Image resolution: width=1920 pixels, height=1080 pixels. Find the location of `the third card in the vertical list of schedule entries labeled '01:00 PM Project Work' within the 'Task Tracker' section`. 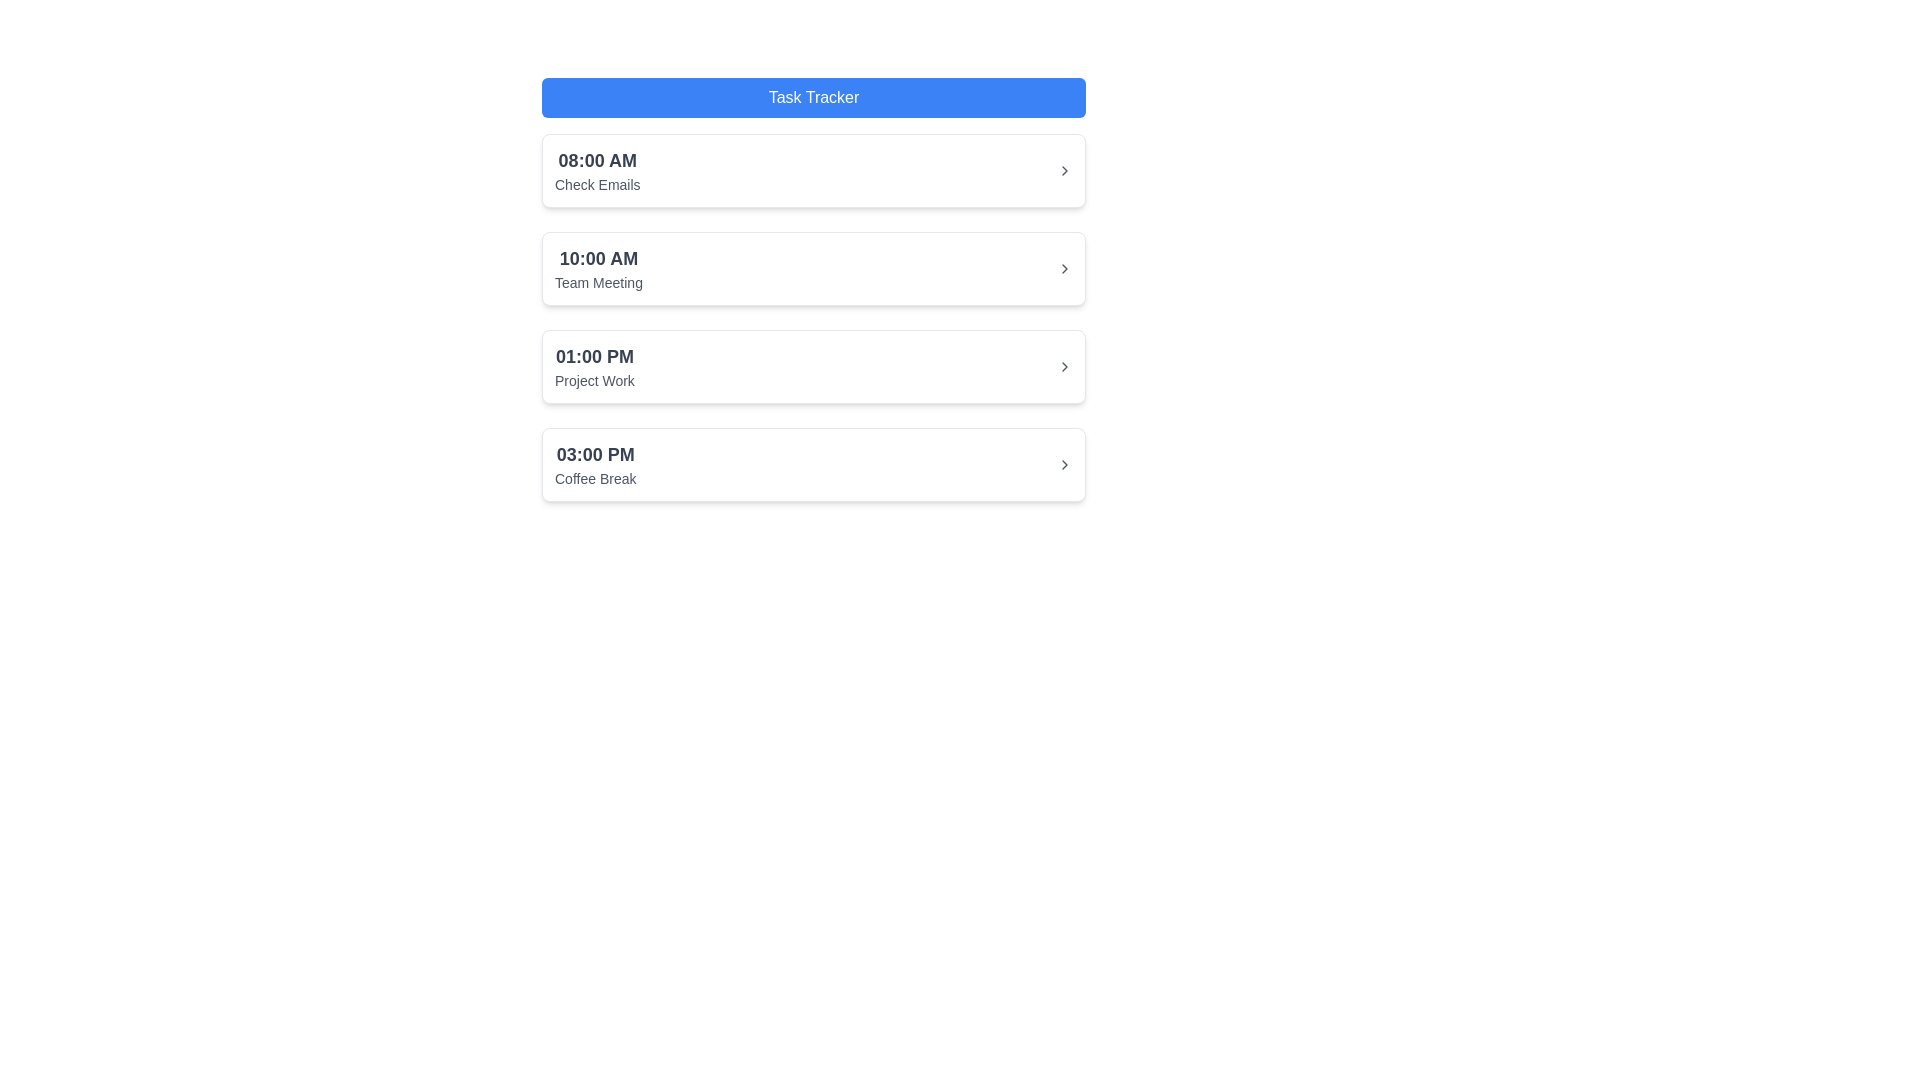

the third card in the vertical list of schedule entries labeled '01:00 PM Project Work' within the 'Task Tracker' section is located at coordinates (814, 366).